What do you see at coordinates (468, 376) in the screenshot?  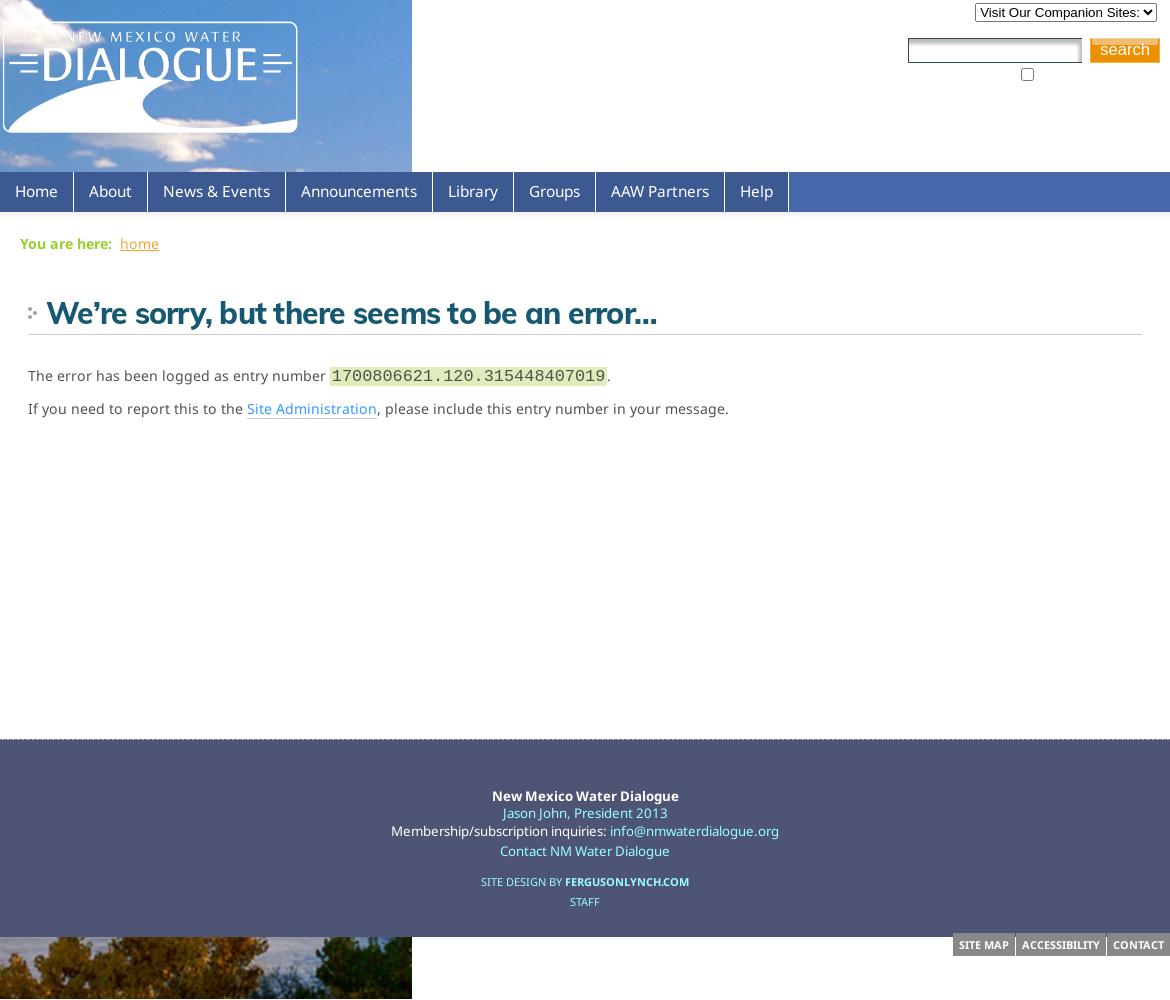 I see `'1700806621.120.315448407019'` at bounding box center [468, 376].